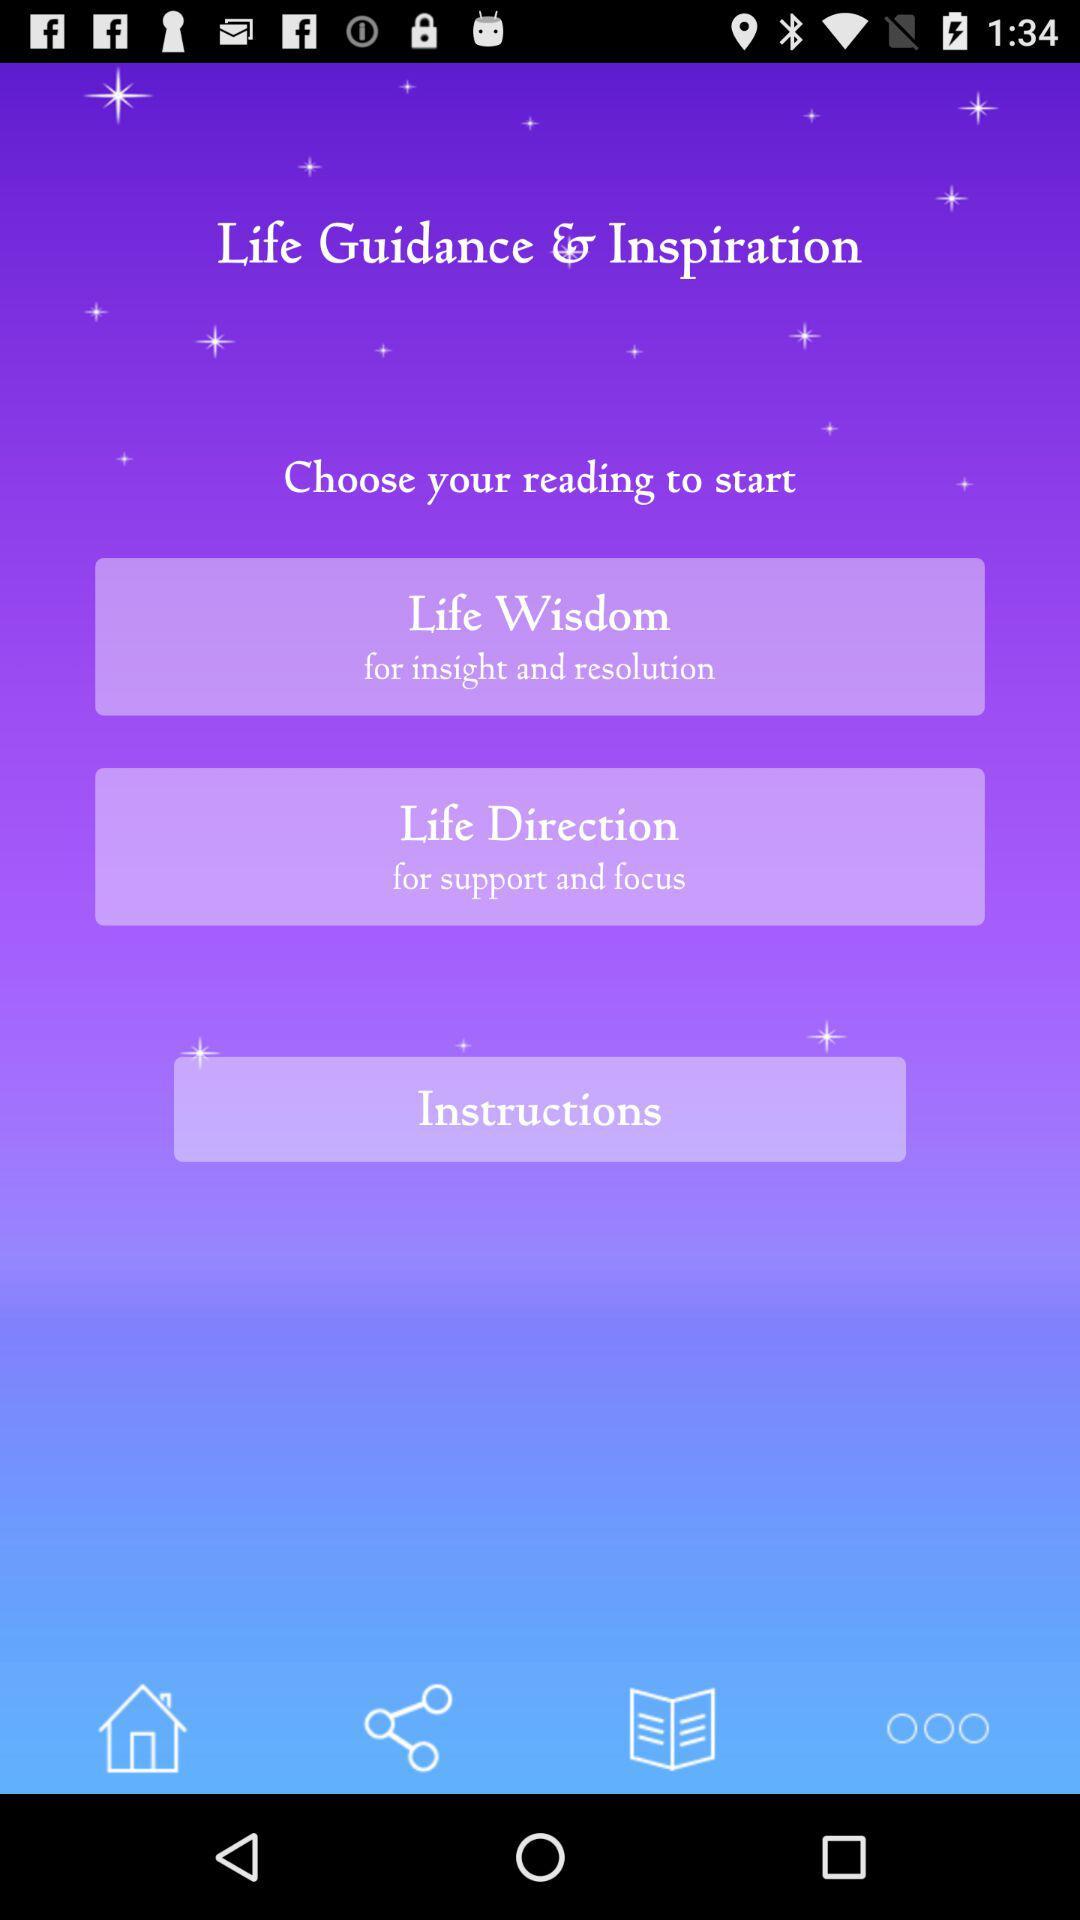 Image resolution: width=1080 pixels, height=1920 pixels. I want to click on takes you home, so click(141, 1727).